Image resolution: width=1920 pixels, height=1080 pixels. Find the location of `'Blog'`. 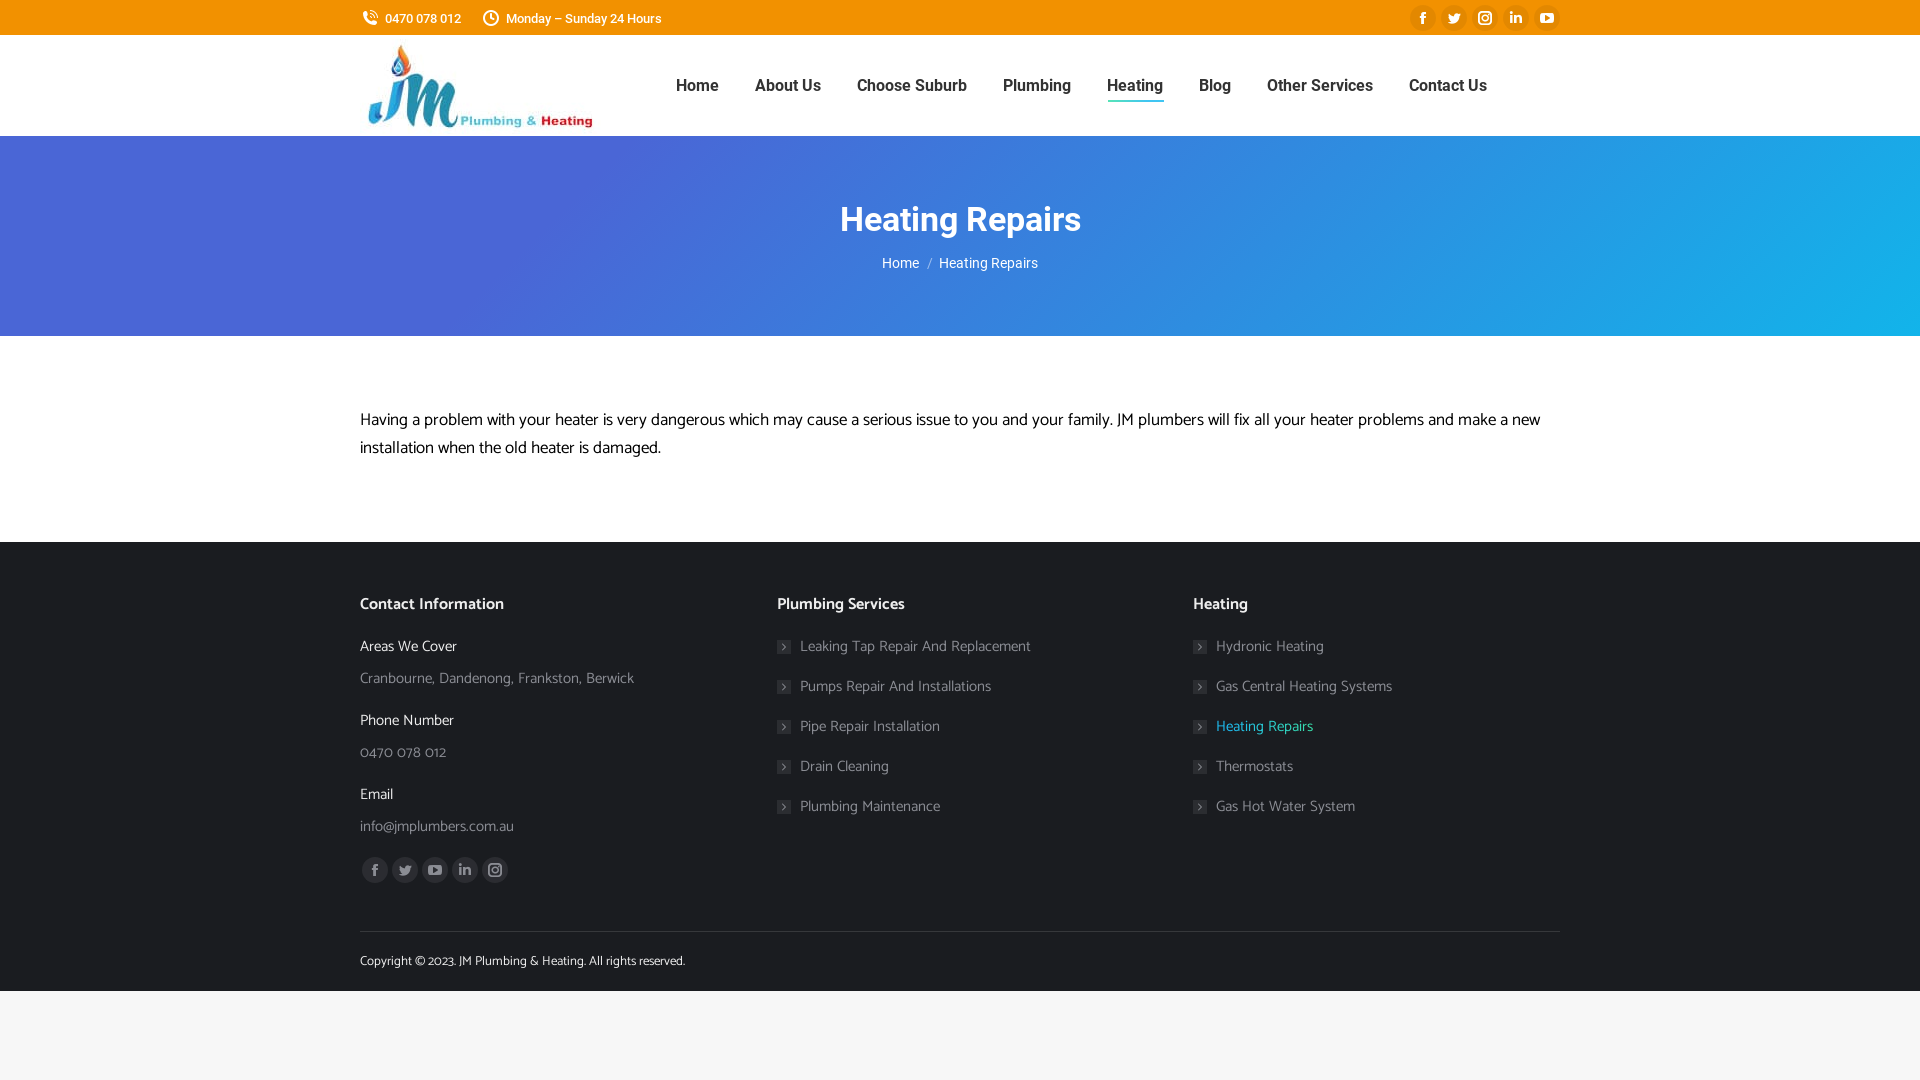

'Blog' is located at coordinates (1213, 84).